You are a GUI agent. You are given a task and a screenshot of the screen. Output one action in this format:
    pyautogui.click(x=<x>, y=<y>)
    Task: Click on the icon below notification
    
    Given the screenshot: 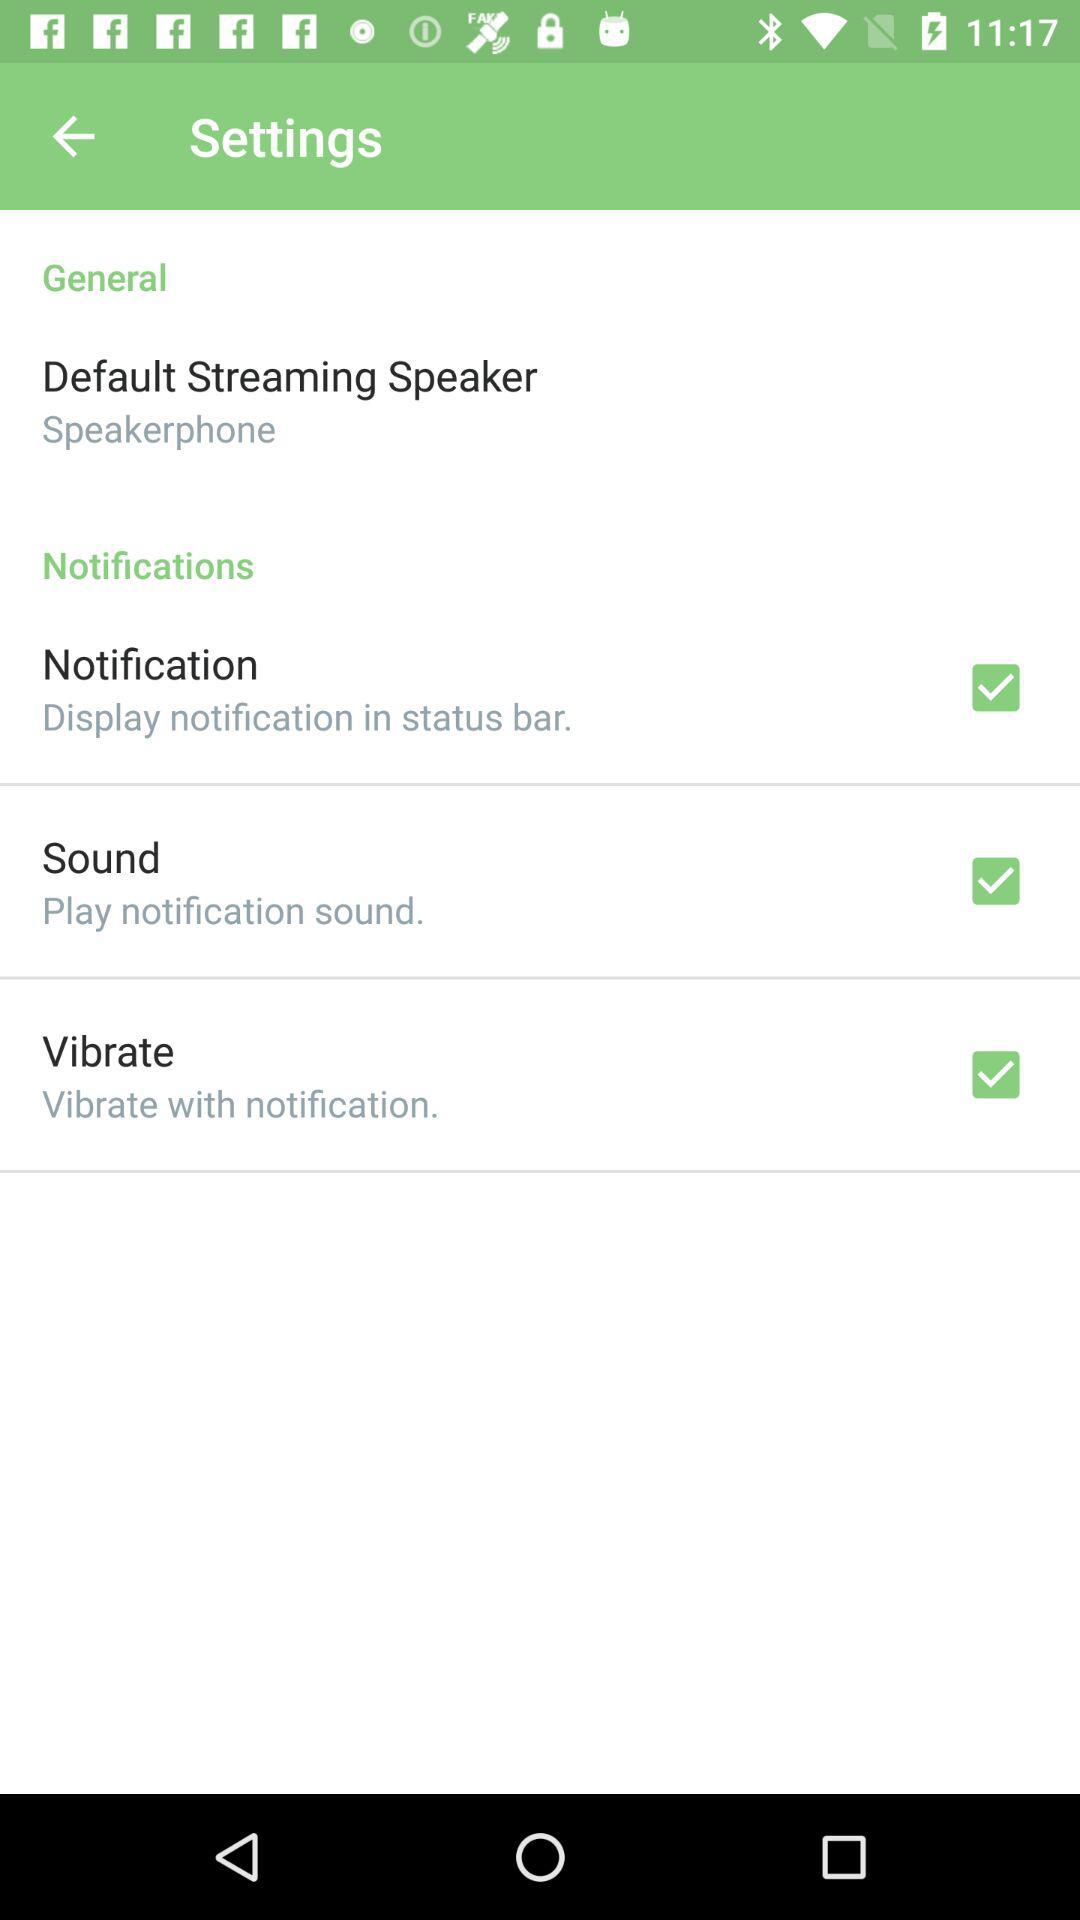 What is the action you would take?
    pyautogui.click(x=307, y=716)
    